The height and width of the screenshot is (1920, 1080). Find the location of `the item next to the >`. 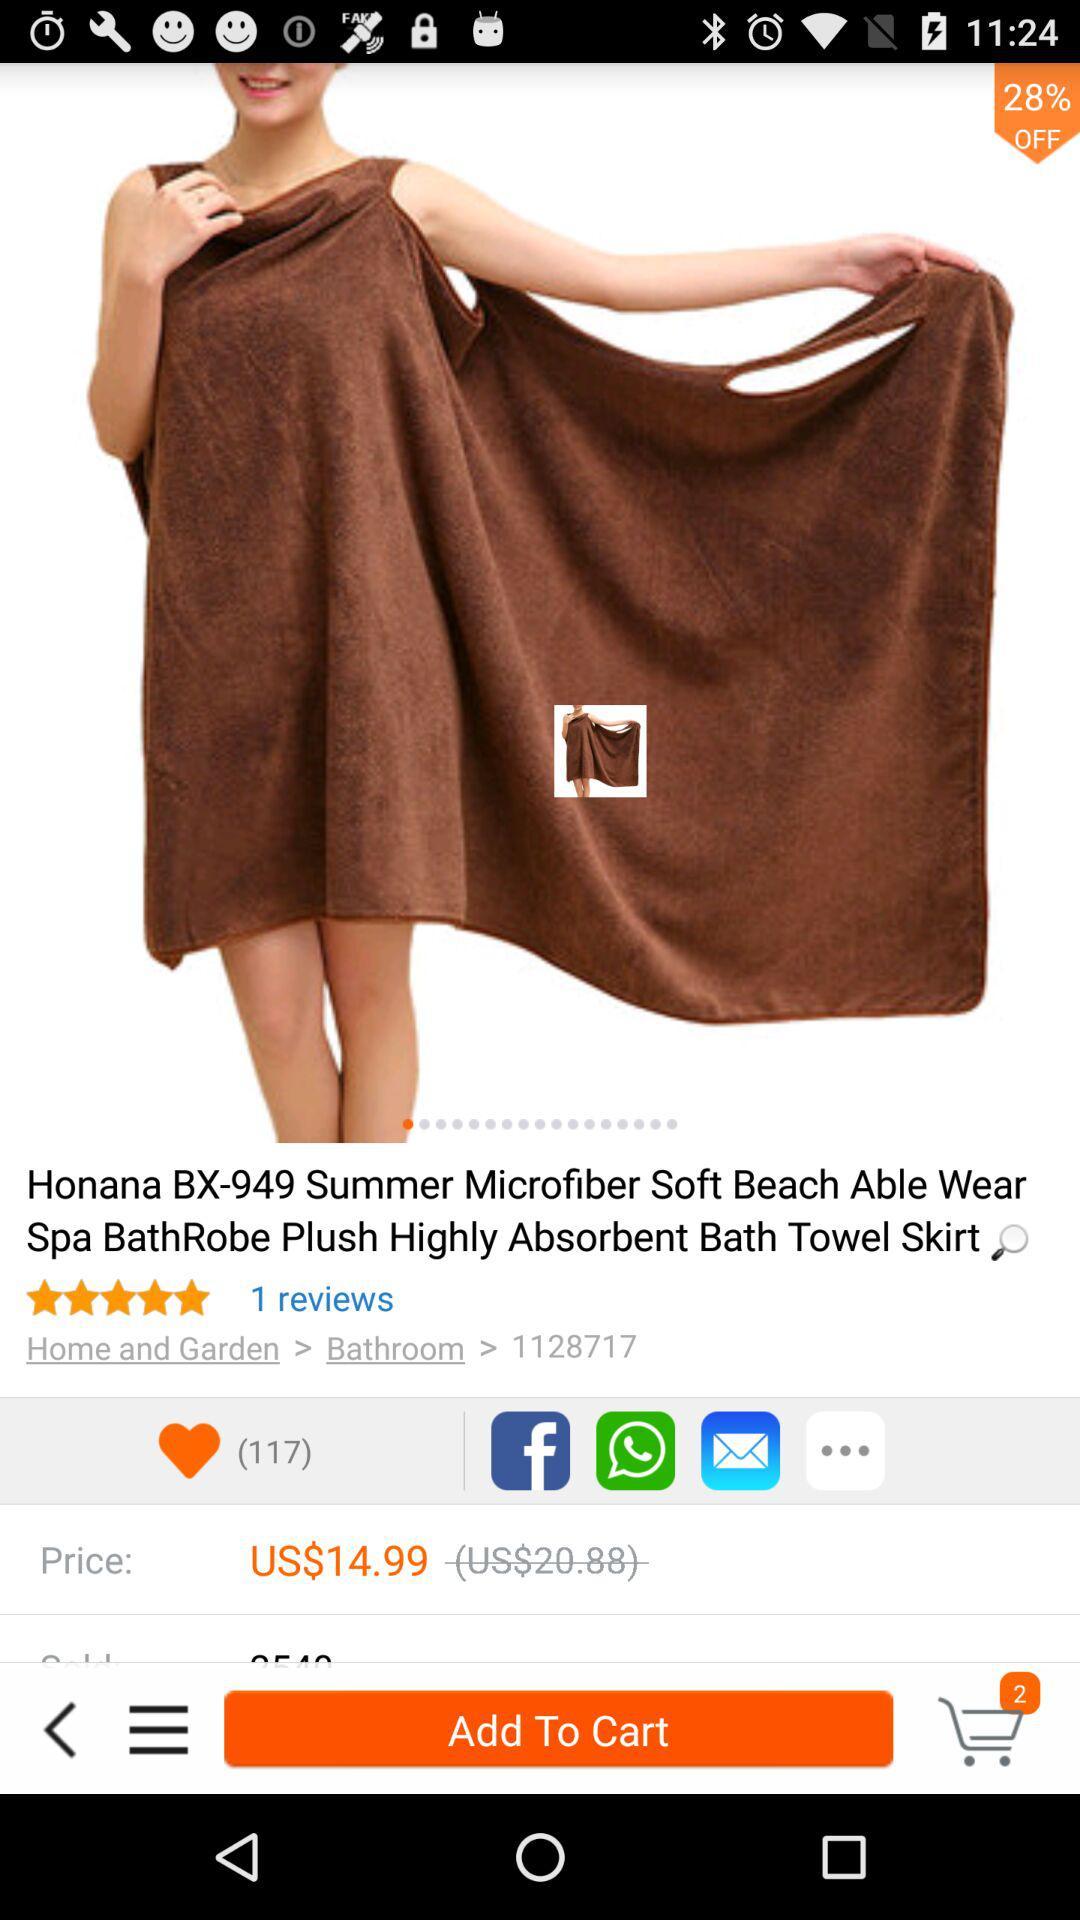

the item next to the > is located at coordinates (321, 1297).